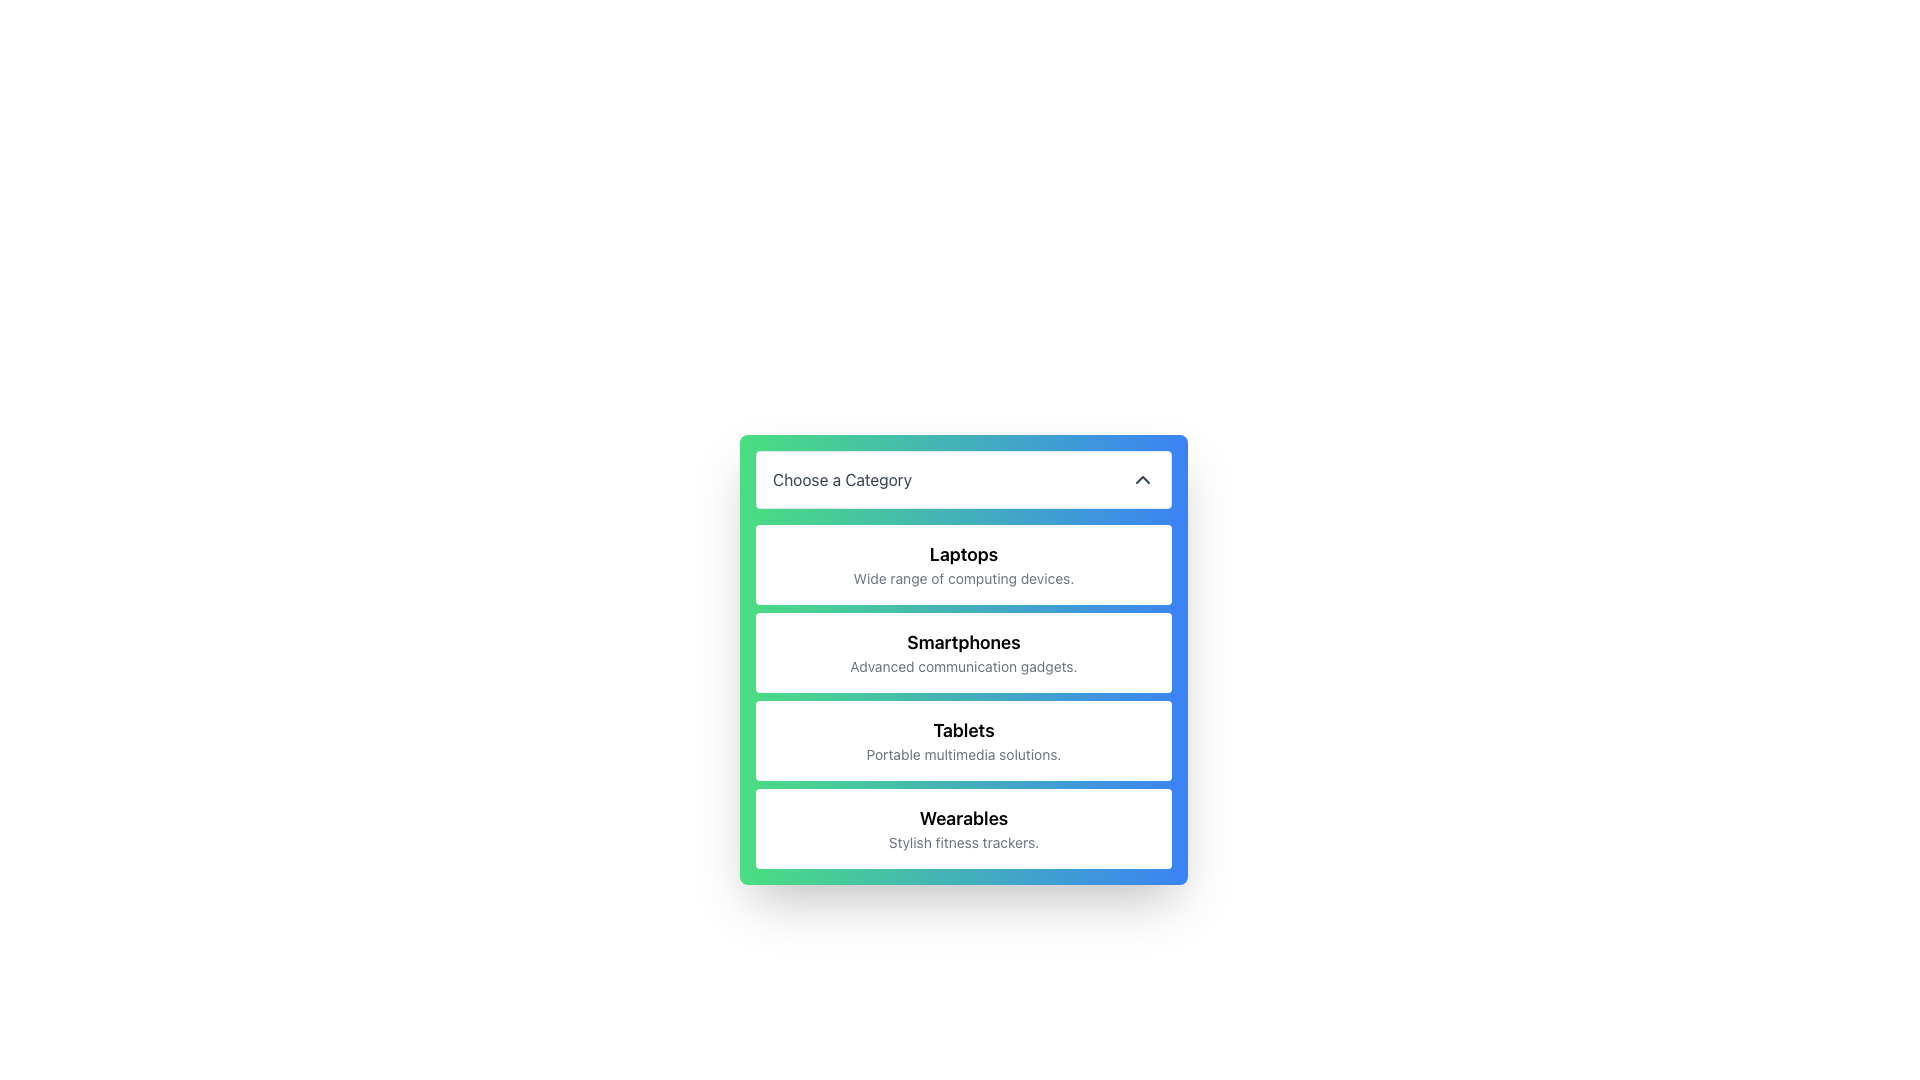 Image resolution: width=1920 pixels, height=1080 pixels. I want to click on the 'Laptops' category selection button located beneath the 'Choose a Category' title bar, so click(964, 564).